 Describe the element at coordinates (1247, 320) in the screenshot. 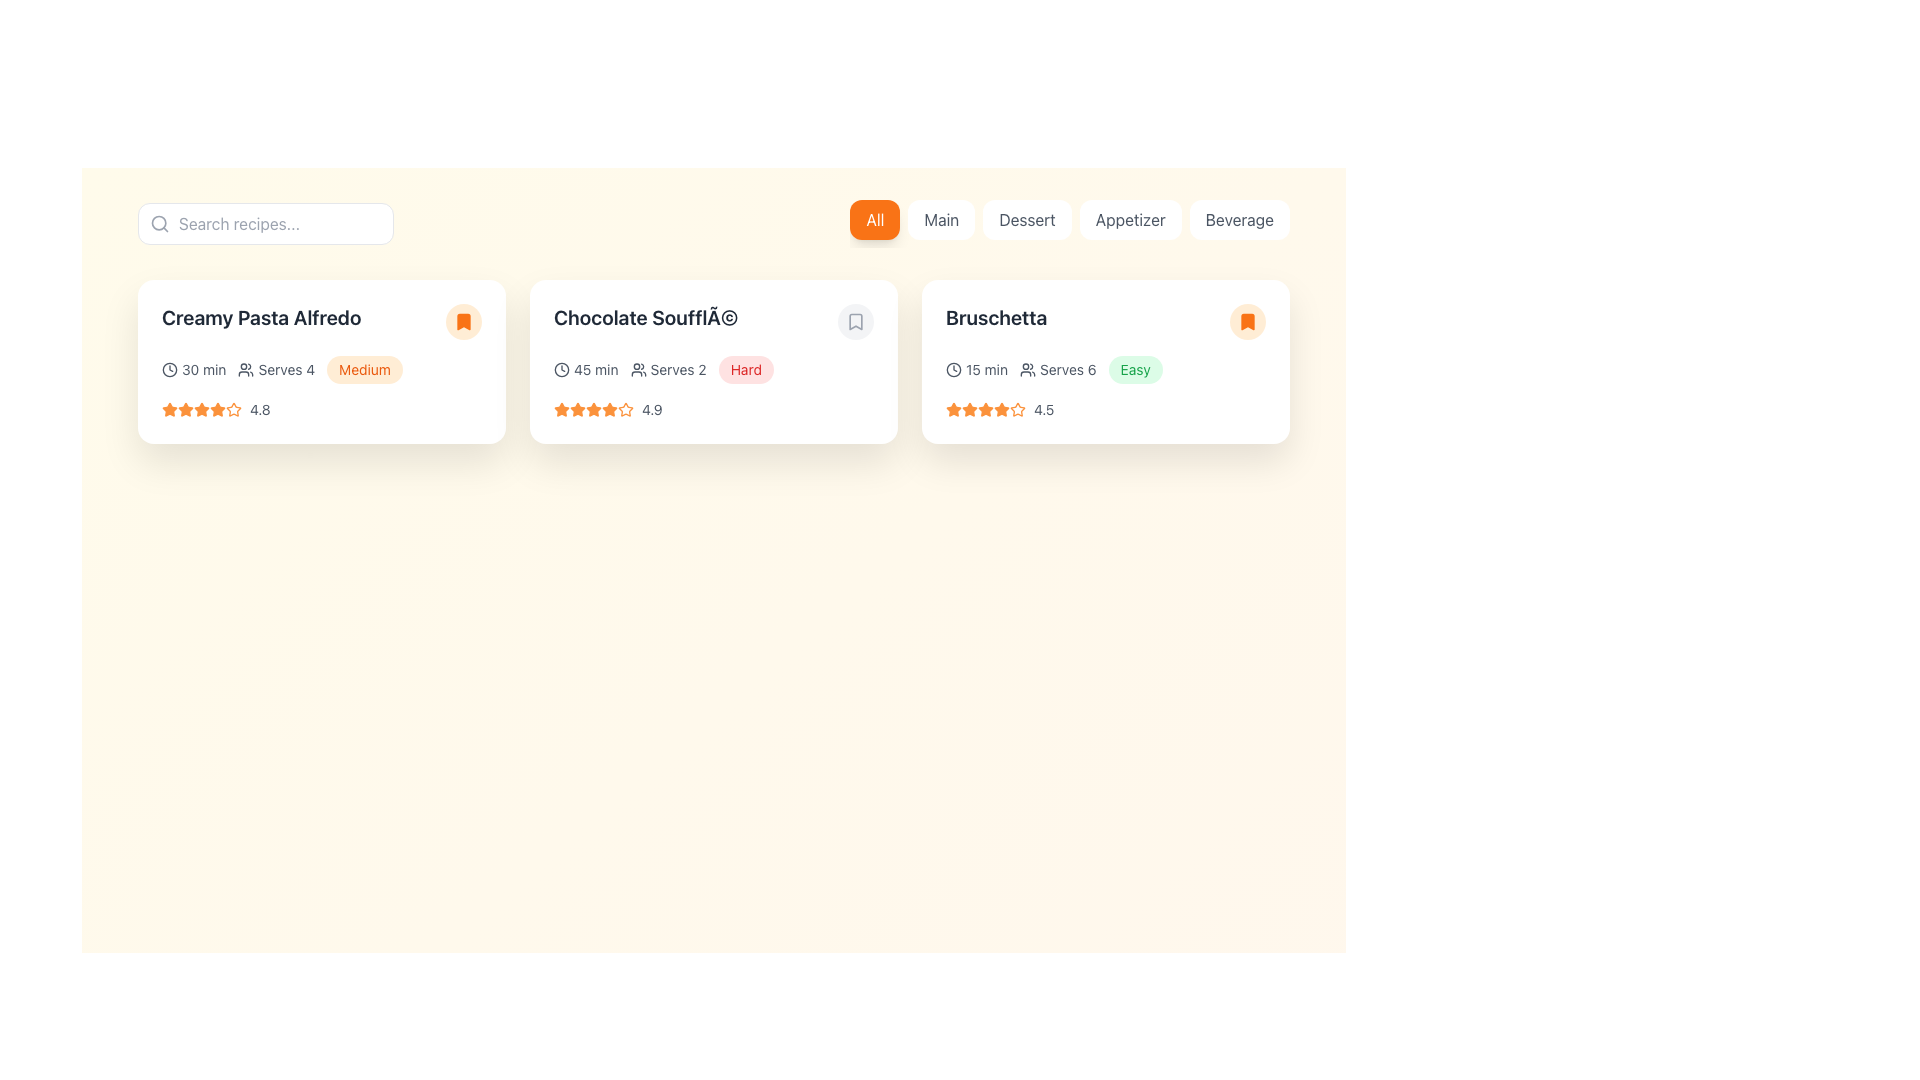

I see `the bookmark icon represented by a compact orange bookmark within a circular button located at the top right corner of the 'Bruschetta' card` at that location.